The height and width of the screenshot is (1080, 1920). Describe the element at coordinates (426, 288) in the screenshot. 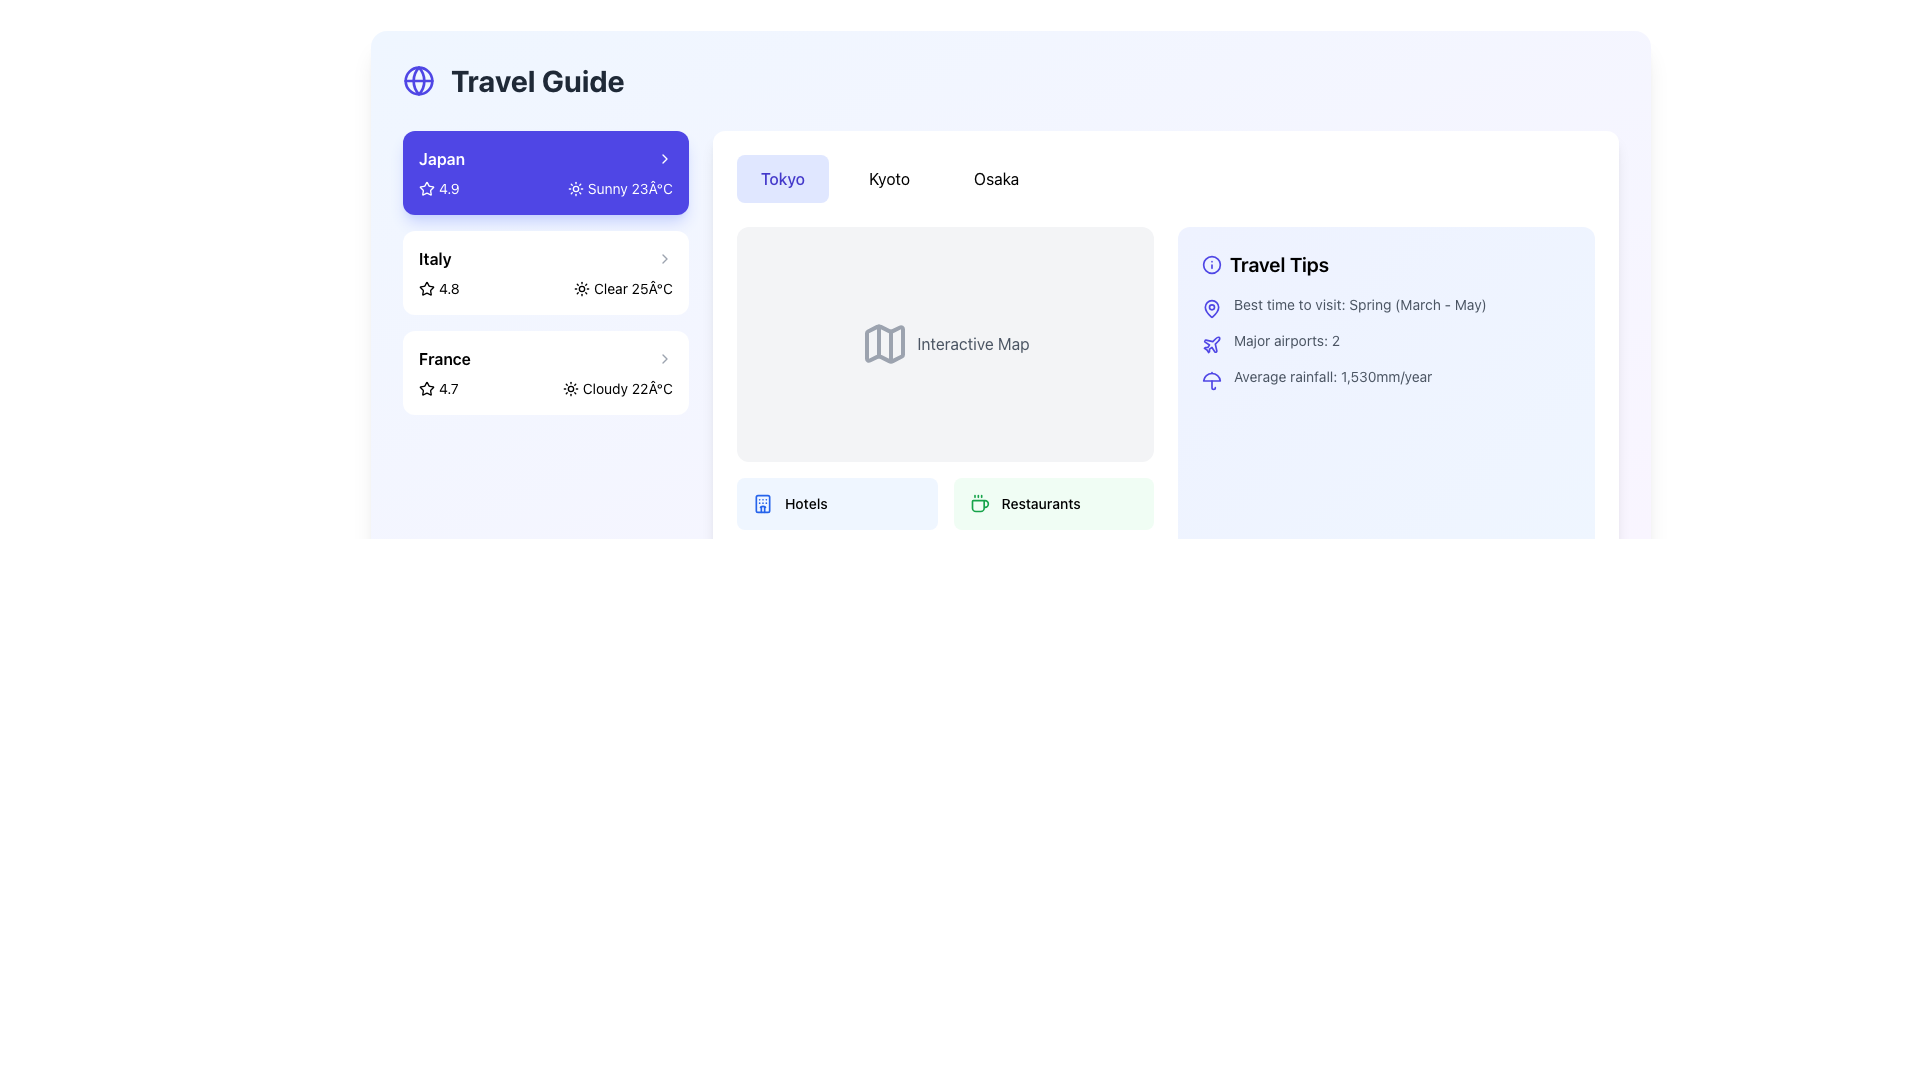

I see `the star-shaped icon used for rating or marking favorites that is the second item in the vertical list on the left-hand side panel, aligning with the 'Italy' option` at that location.